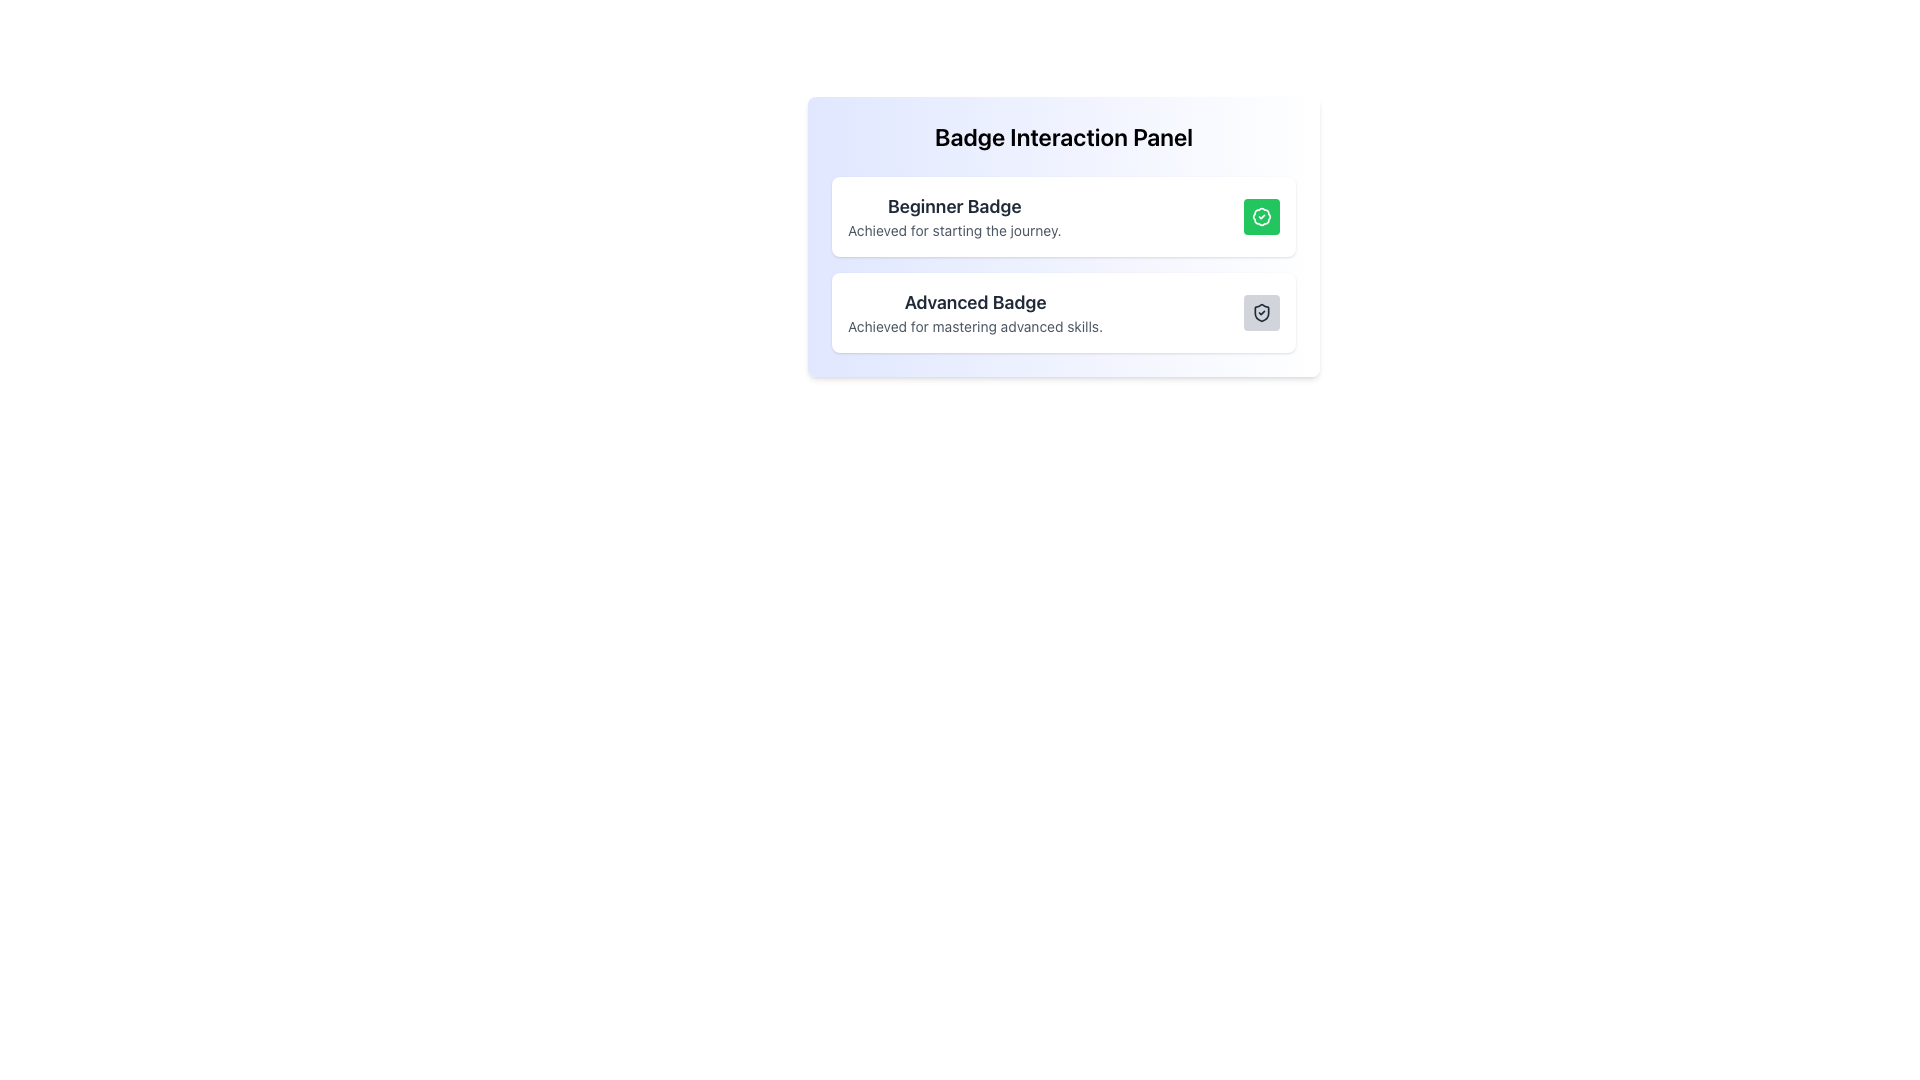  Describe the element at coordinates (1063, 312) in the screenshot. I see `the Informational Card displaying the 'Advanced Badge', which is located below the 'Beginner Badge' in the vertical list of badge-like cards` at that location.